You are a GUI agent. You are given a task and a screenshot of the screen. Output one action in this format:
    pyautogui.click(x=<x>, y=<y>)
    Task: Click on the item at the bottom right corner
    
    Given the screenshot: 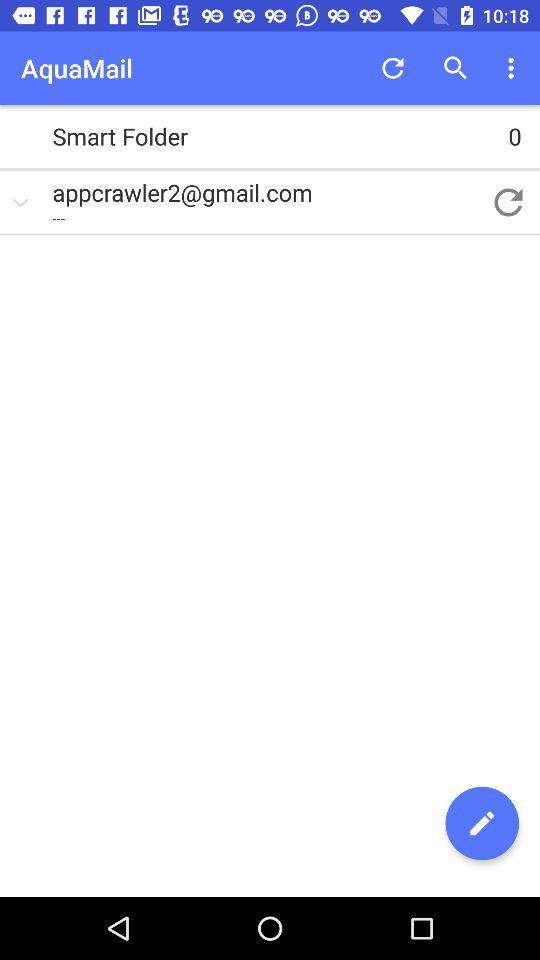 What is the action you would take?
    pyautogui.click(x=481, y=823)
    